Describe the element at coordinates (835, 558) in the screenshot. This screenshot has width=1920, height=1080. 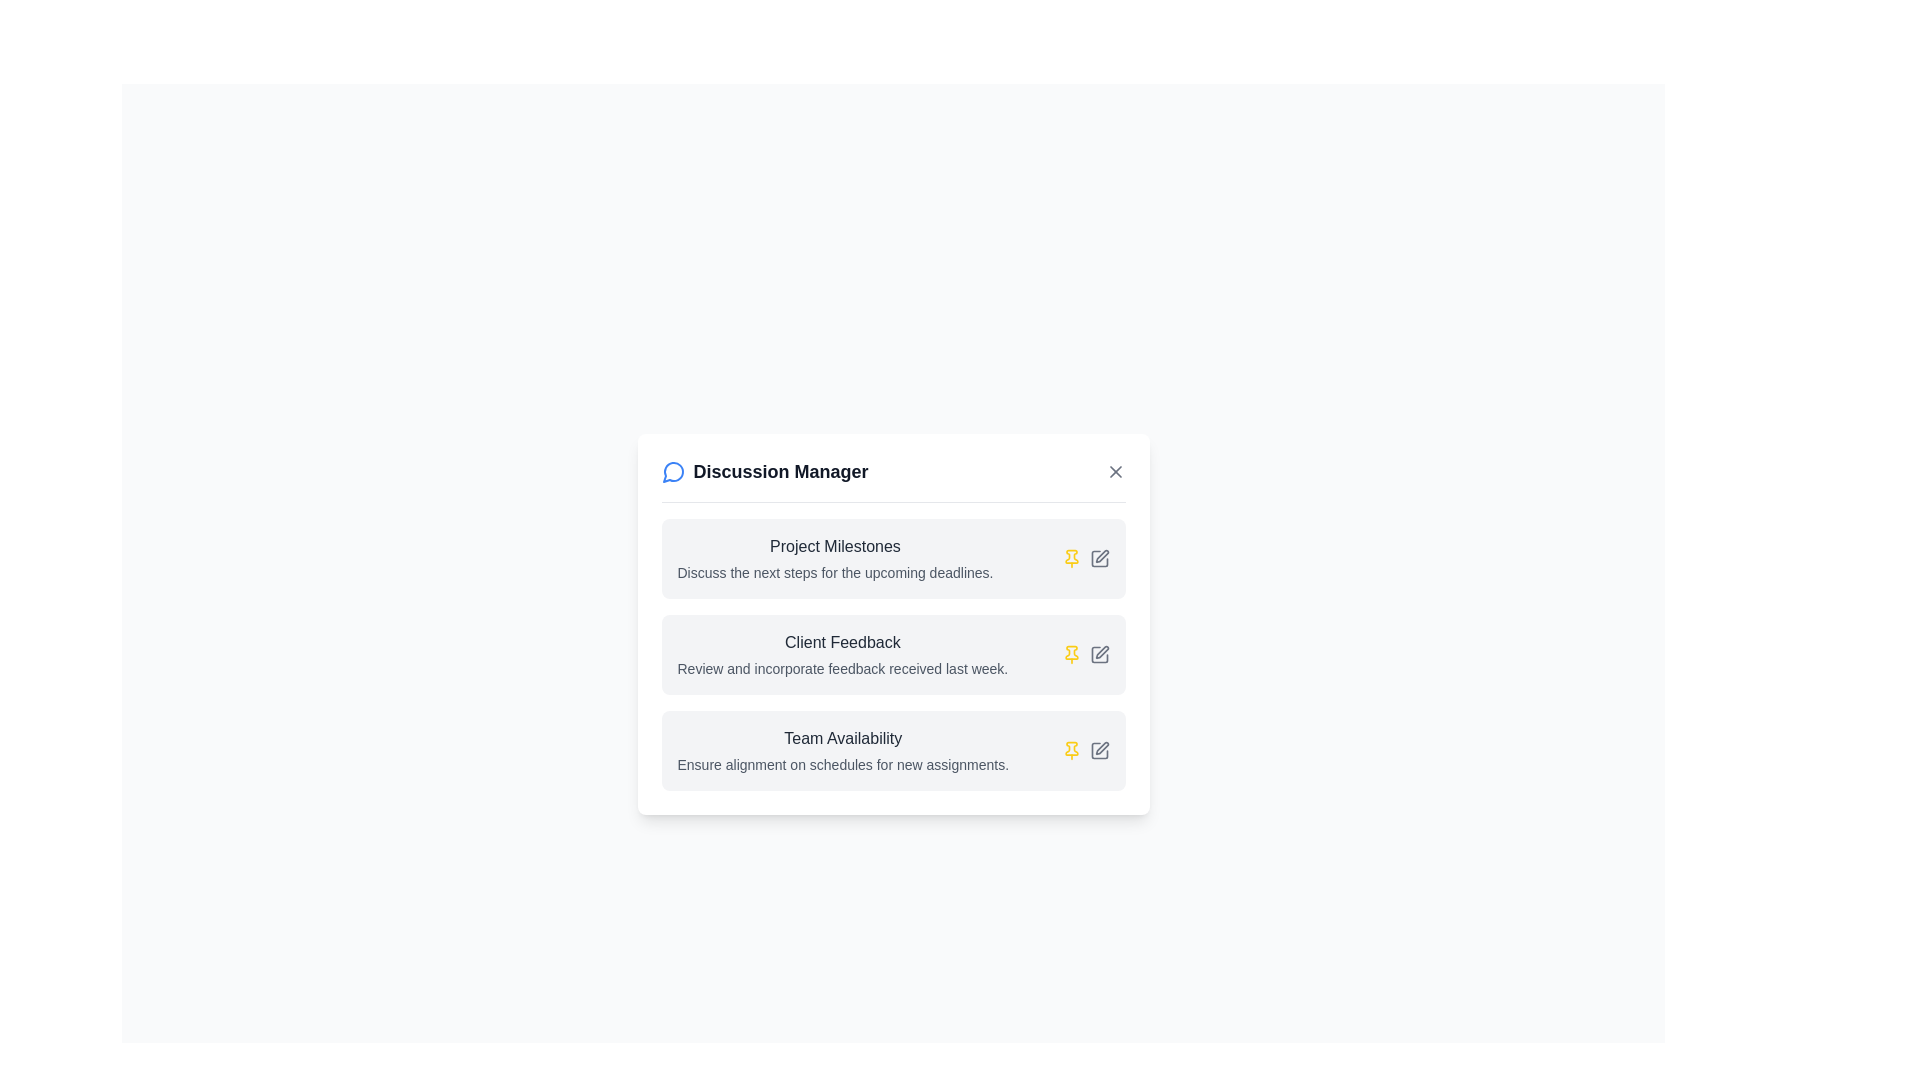
I see `text block titled 'Project Milestones' which contains the description 'Discuss the next steps for the upcoming deadlines.'` at that location.